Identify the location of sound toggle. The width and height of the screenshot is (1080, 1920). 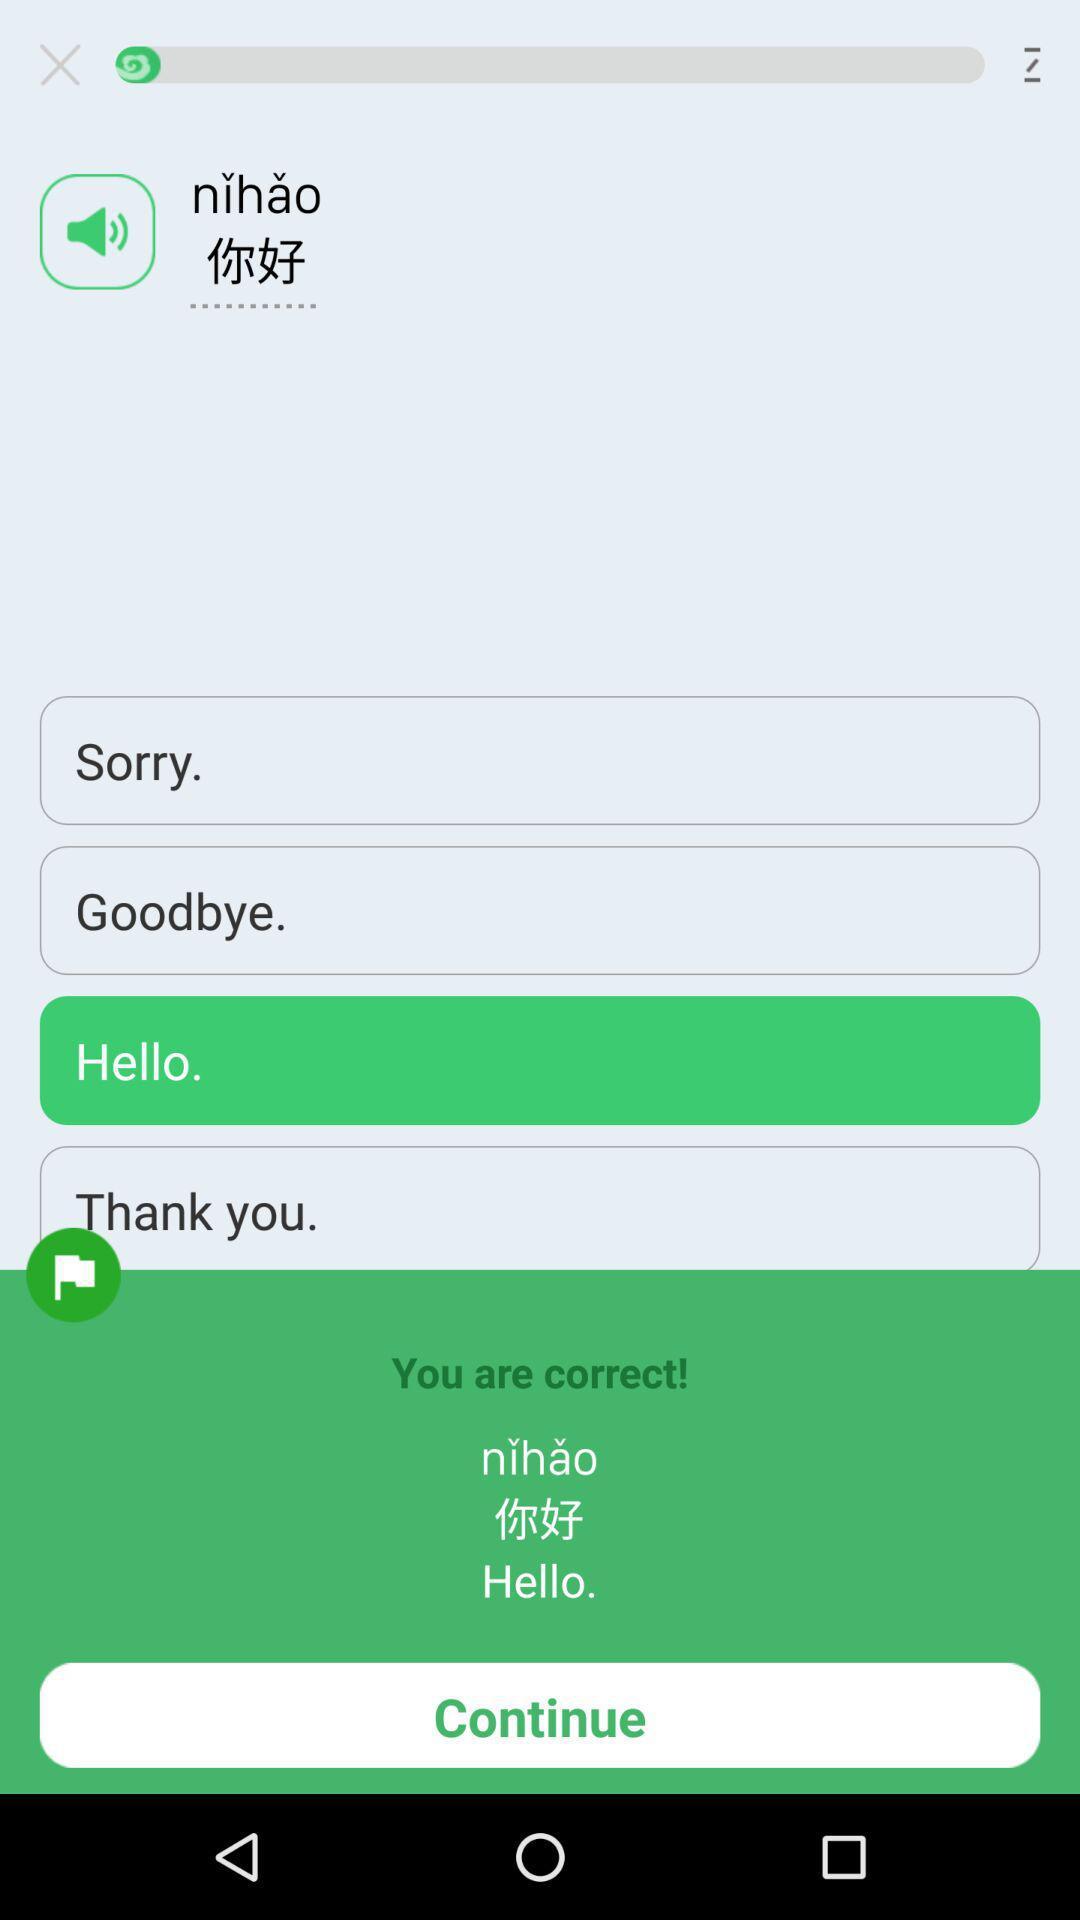
(97, 231).